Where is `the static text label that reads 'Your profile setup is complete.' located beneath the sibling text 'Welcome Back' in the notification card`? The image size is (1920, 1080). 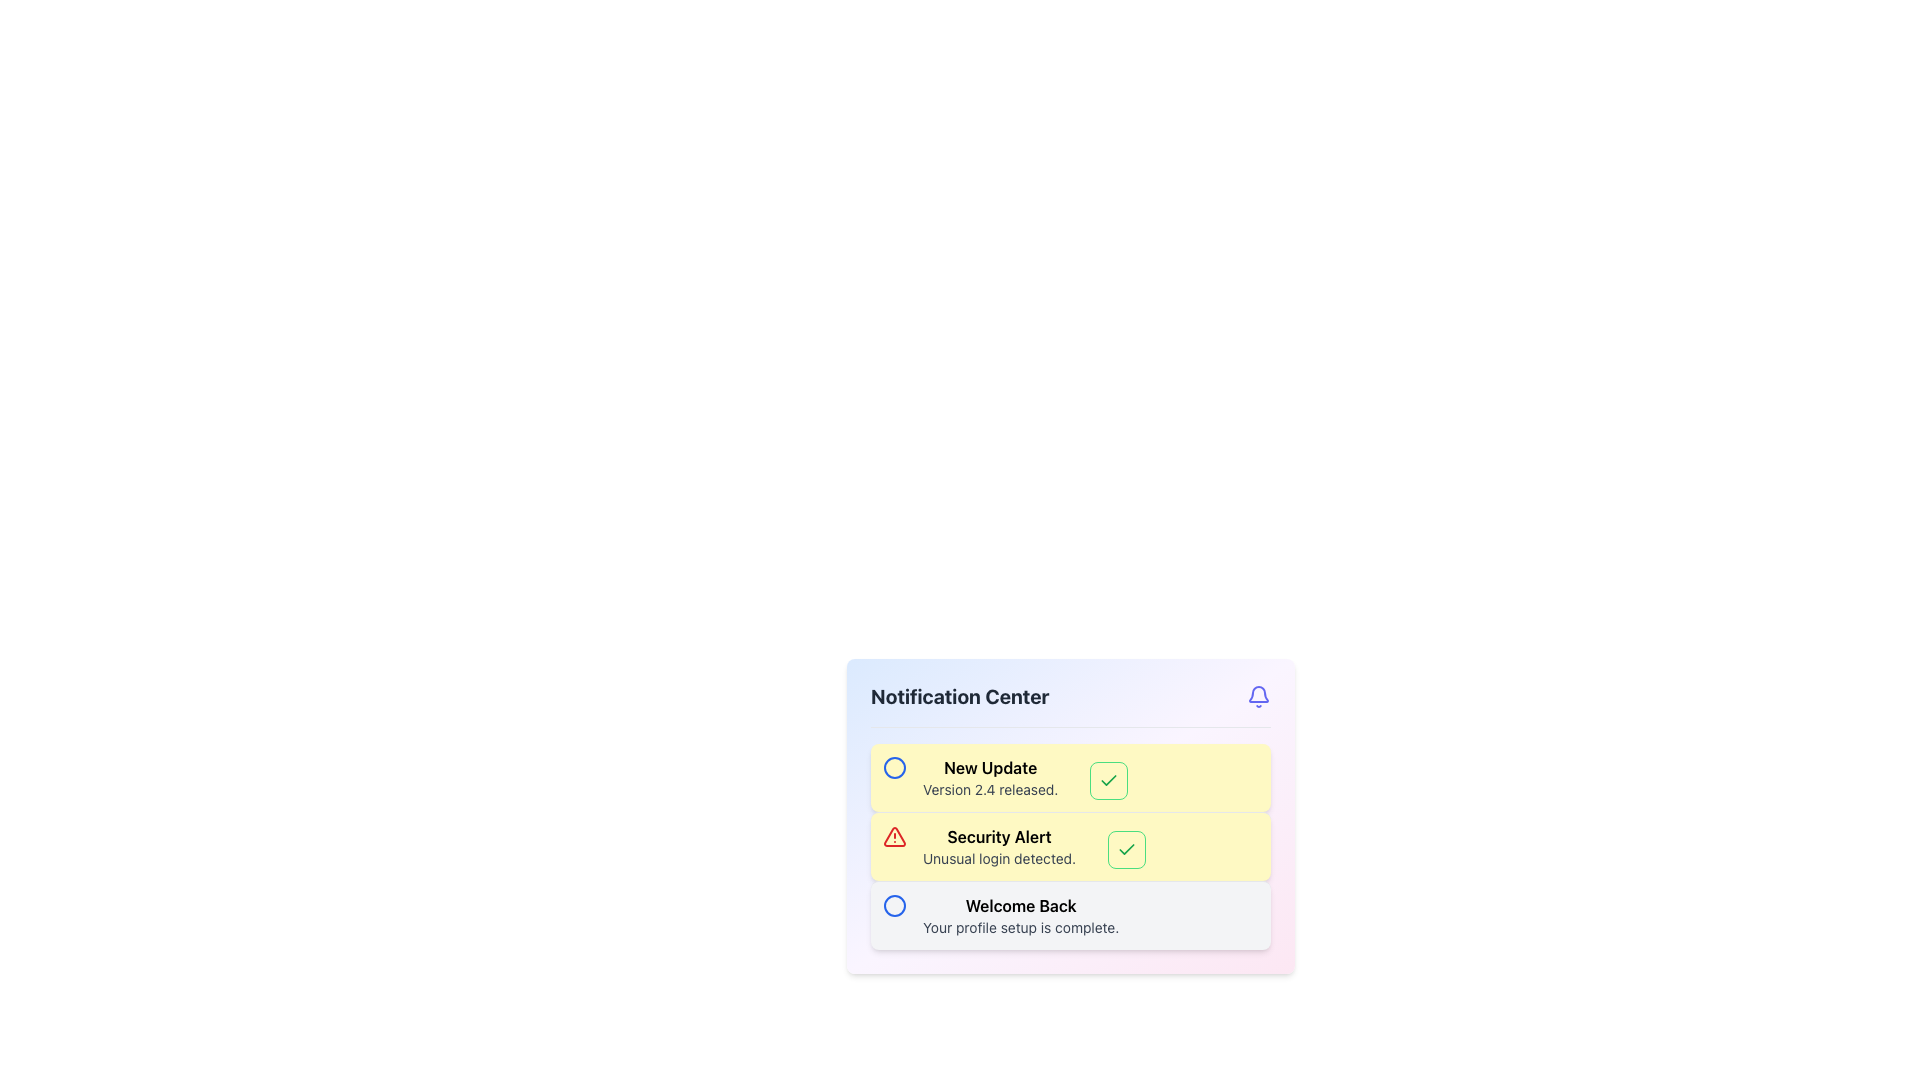 the static text label that reads 'Your profile setup is complete.' located beneath the sibling text 'Welcome Back' in the notification card is located at coordinates (1021, 928).